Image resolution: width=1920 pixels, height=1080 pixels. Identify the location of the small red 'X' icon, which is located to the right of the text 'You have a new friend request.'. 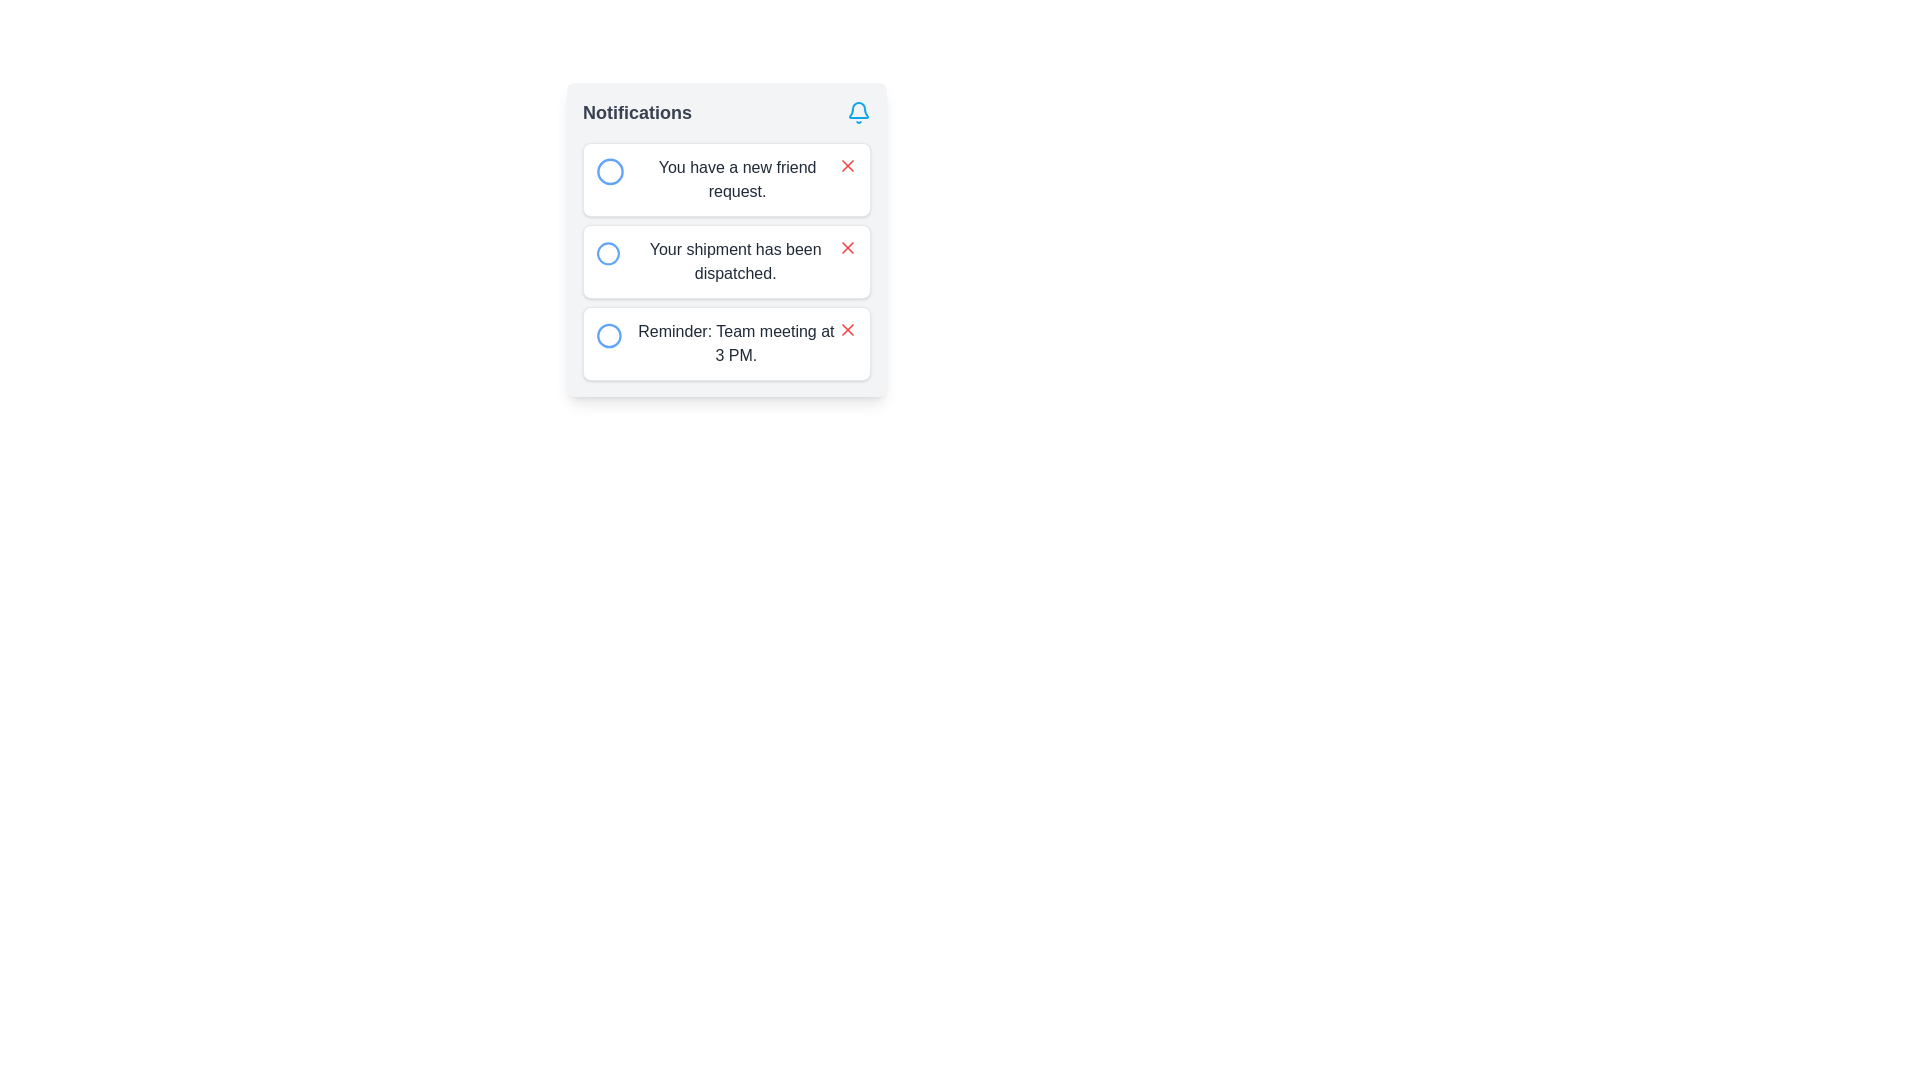
(848, 164).